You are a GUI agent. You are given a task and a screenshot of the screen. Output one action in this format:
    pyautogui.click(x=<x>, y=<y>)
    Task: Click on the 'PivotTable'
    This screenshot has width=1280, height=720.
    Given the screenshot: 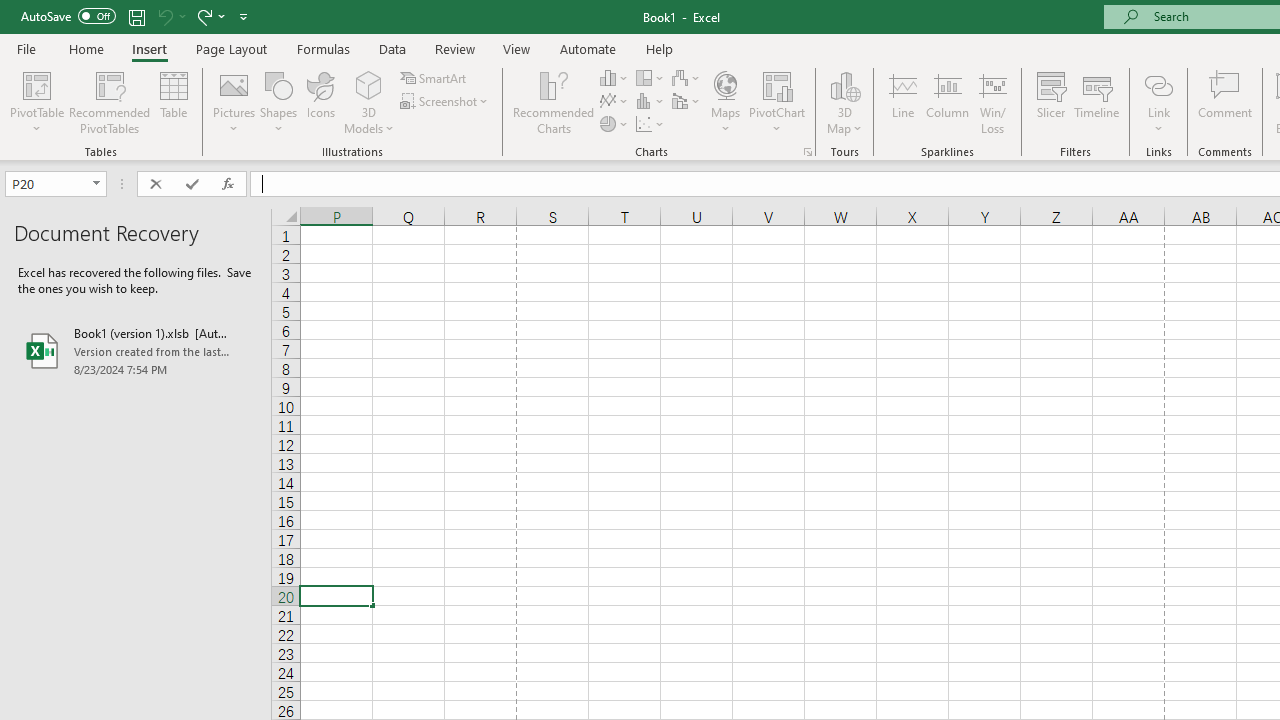 What is the action you would take?
    pyautogui.click(x=37, y=84)
    